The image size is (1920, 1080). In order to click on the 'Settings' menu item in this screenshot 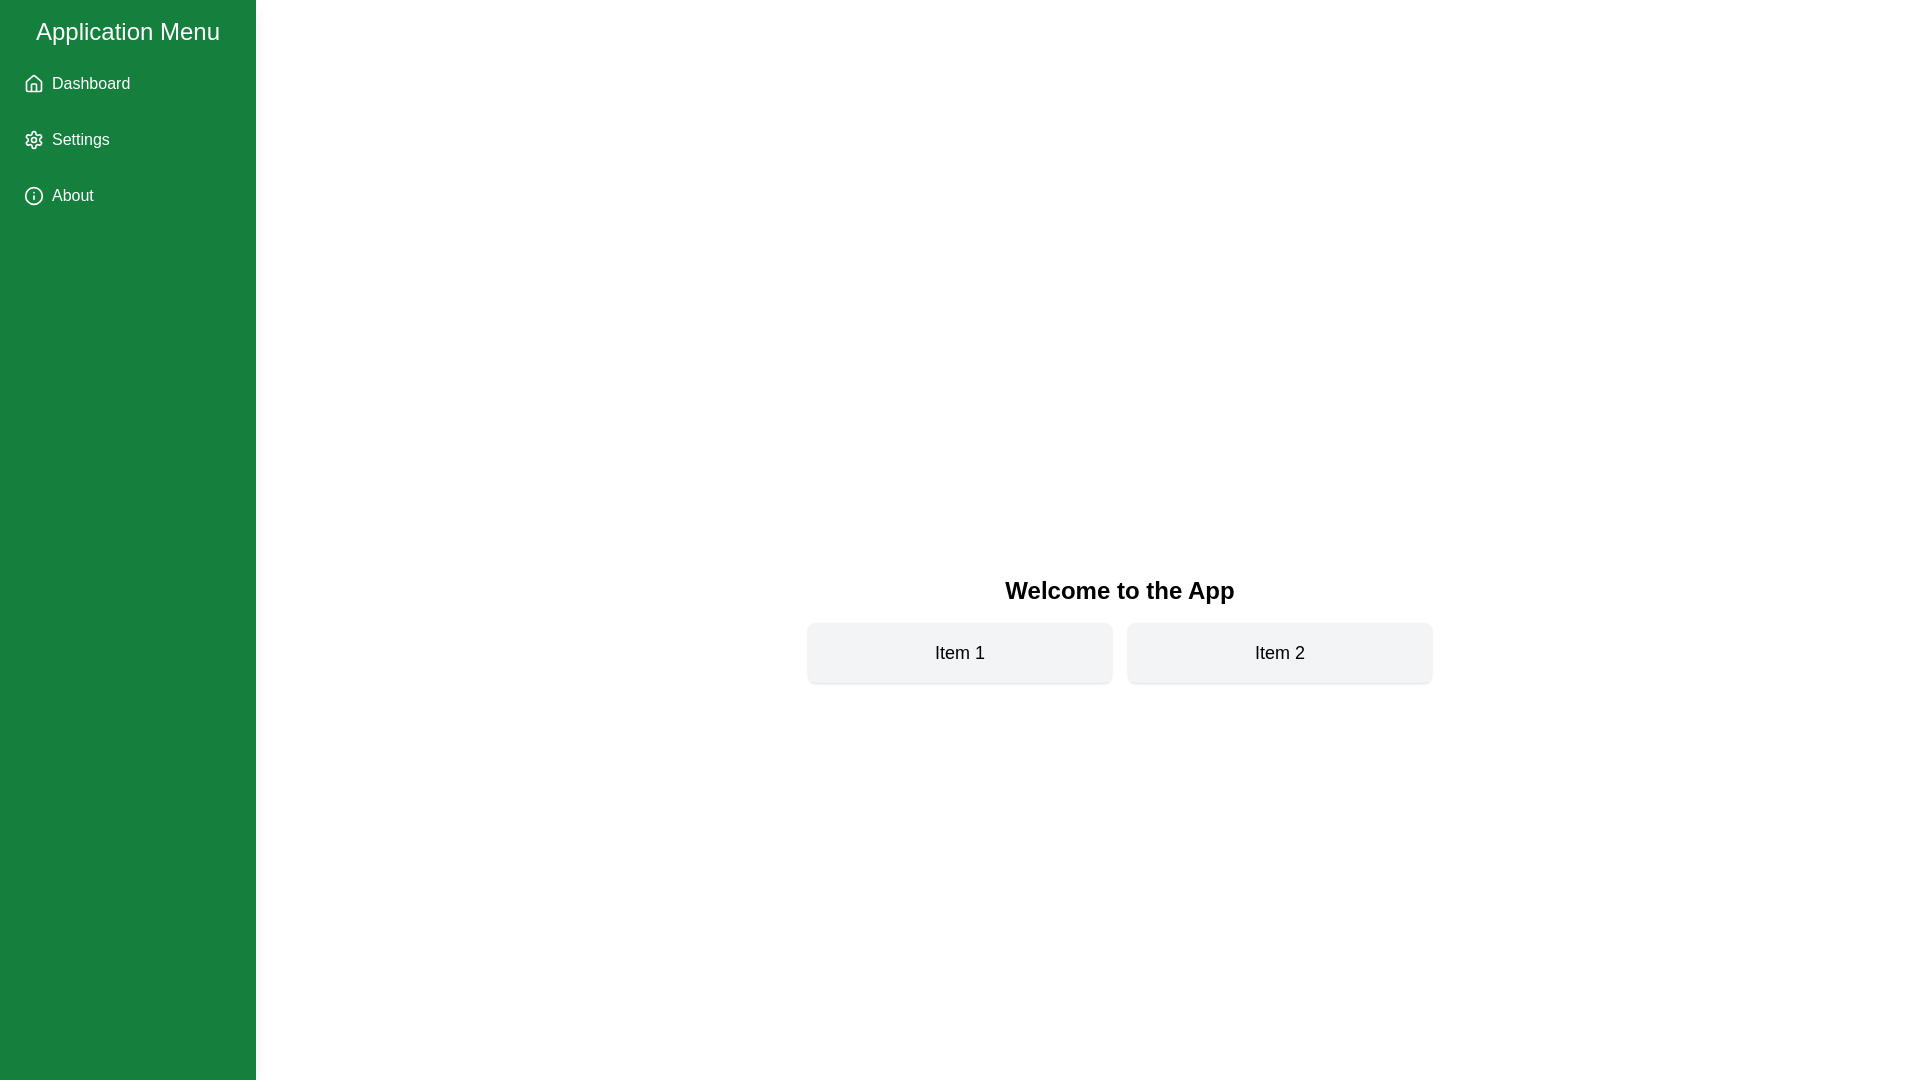, I will do `click(127, 138)`.